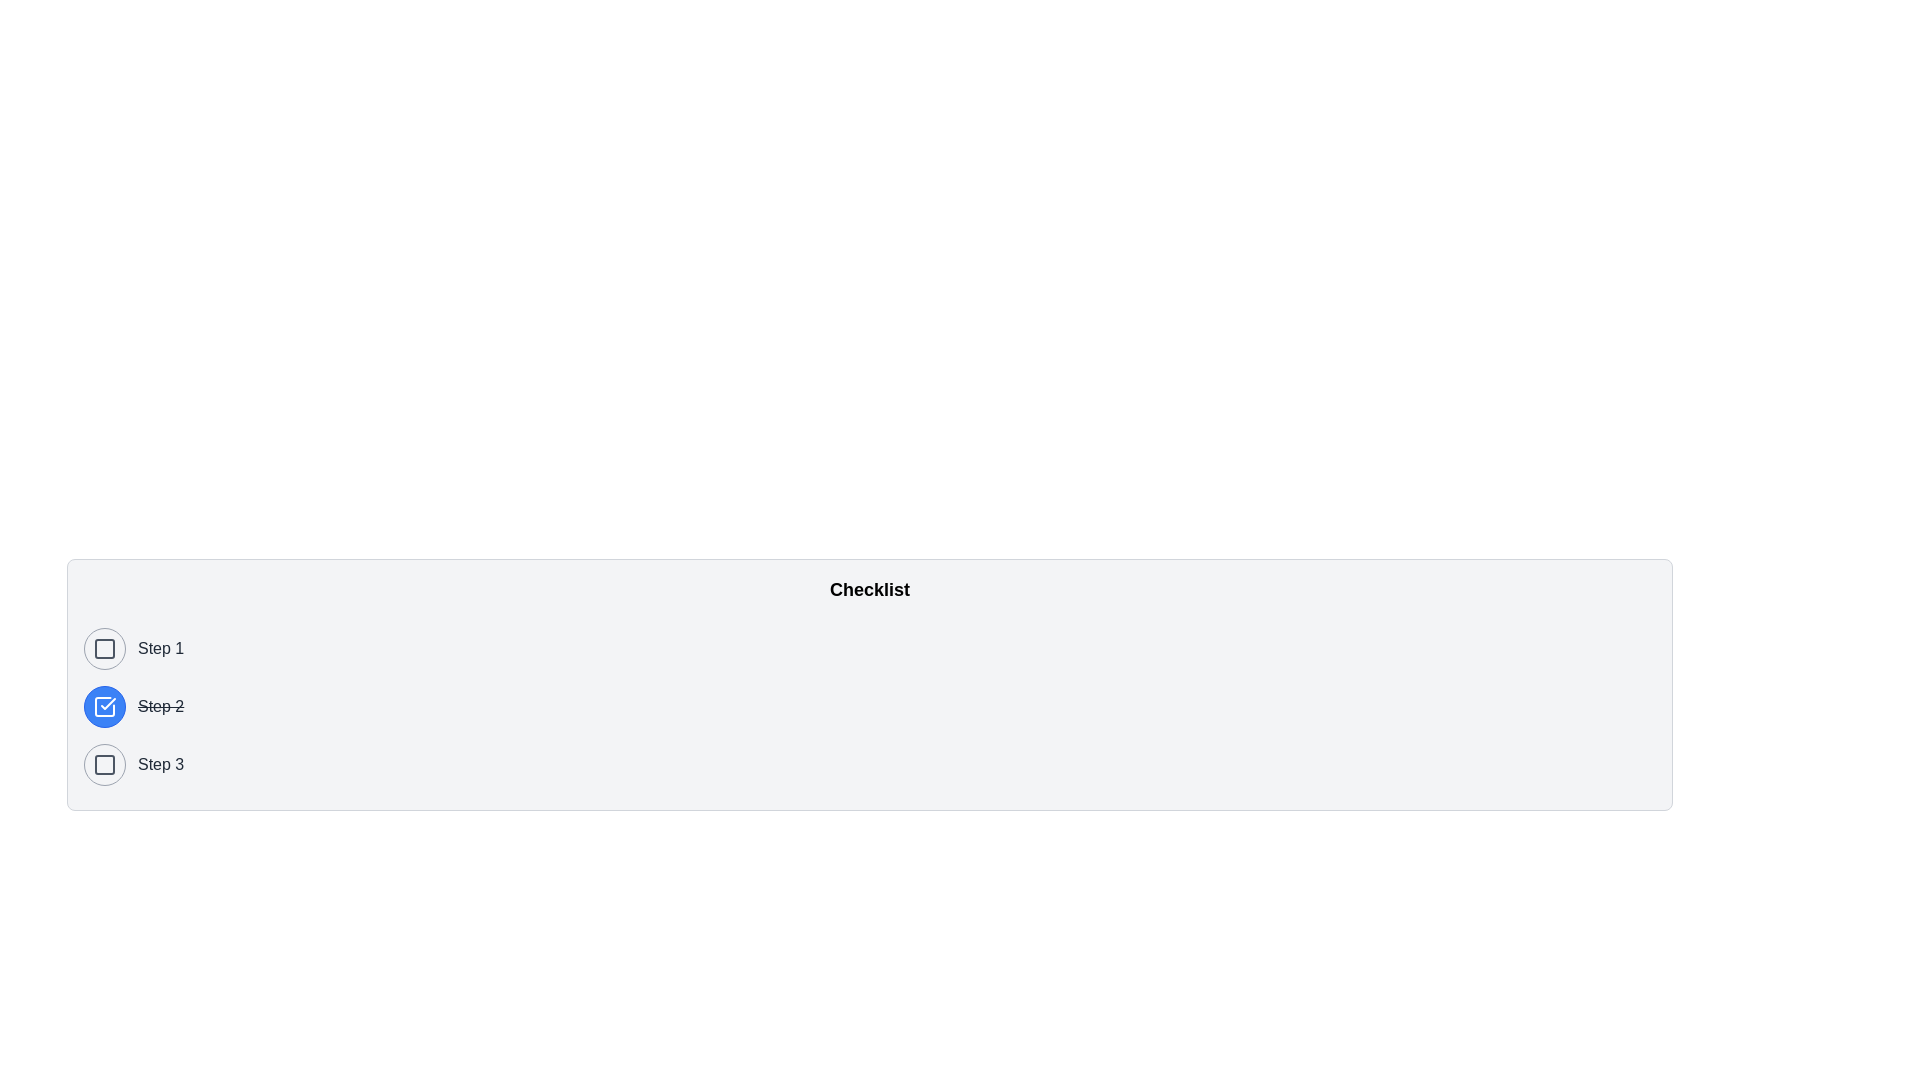  What do you see at coordinates (104, 764) in the screenshot?
I see `the interactive icon located to the left of the 'Step 3' text label` at bounding box center [104, 764].